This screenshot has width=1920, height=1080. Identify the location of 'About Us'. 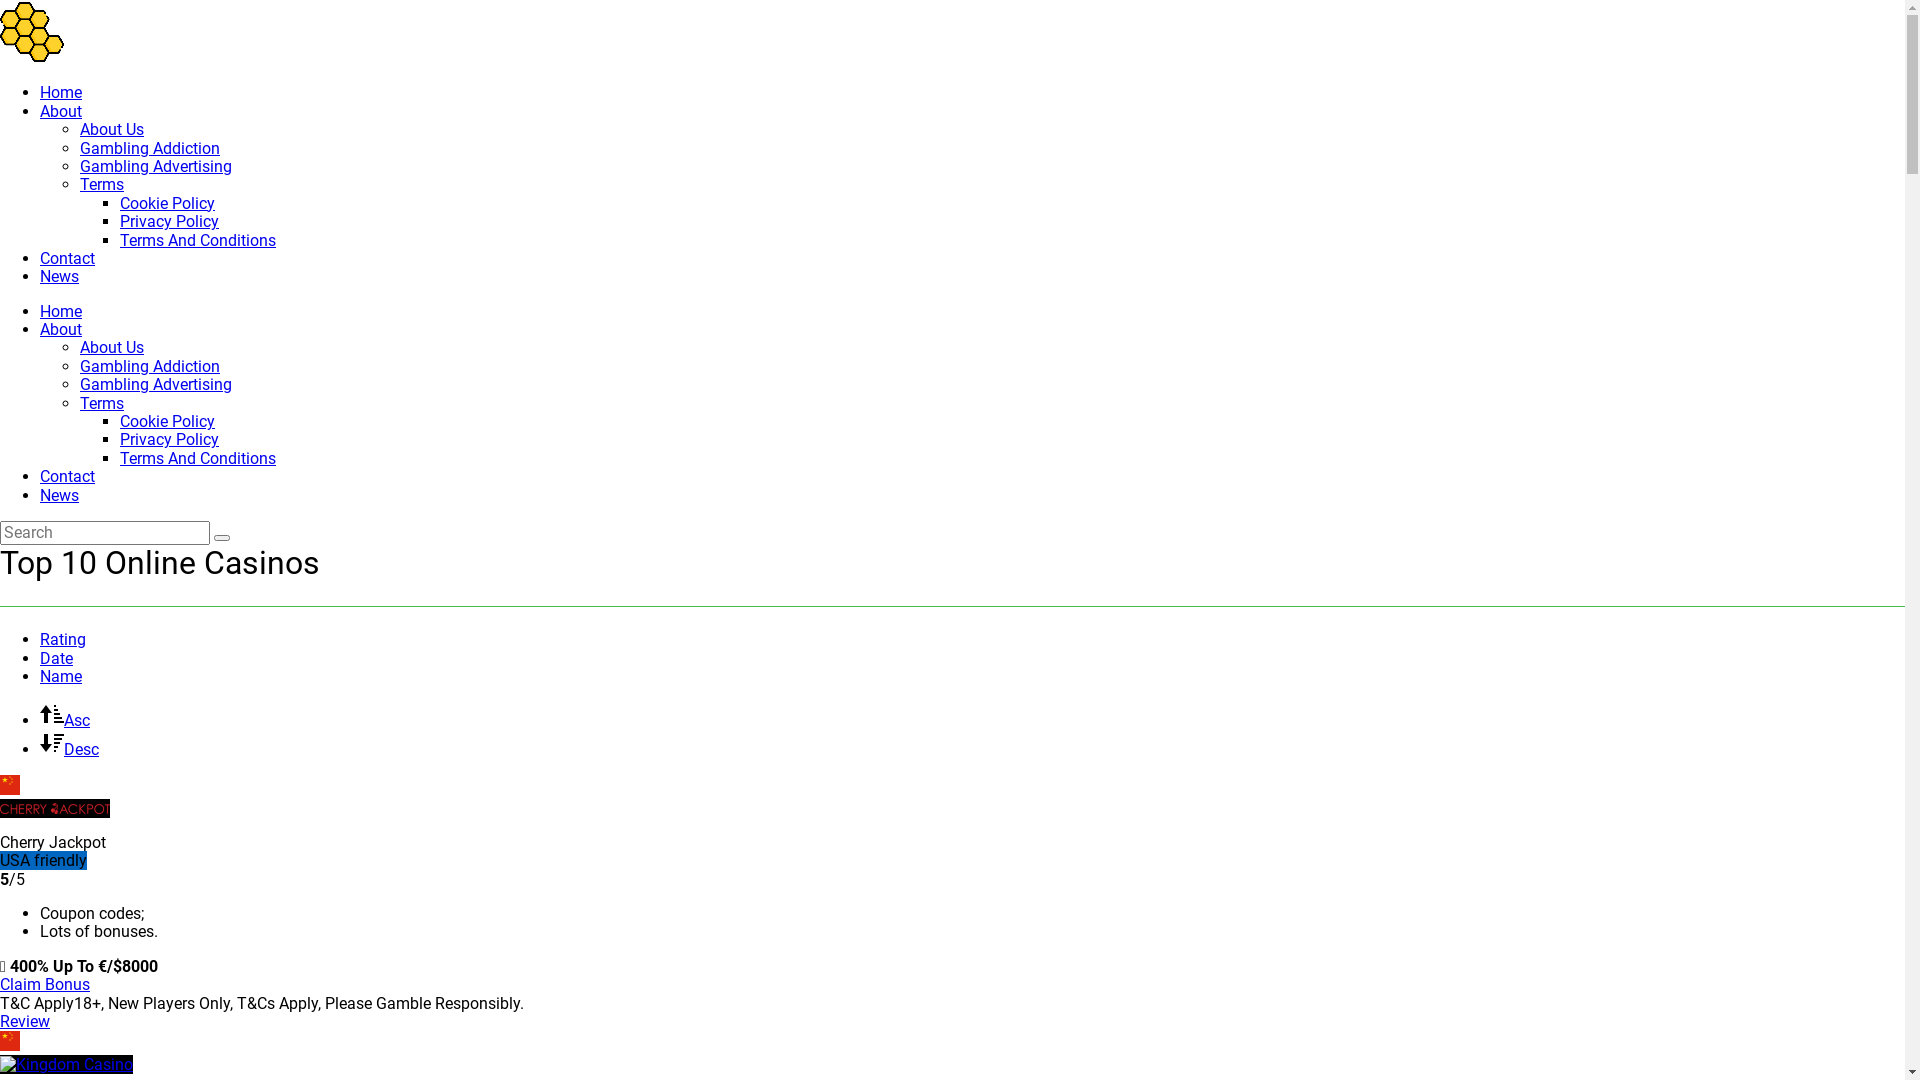
(110, 129).